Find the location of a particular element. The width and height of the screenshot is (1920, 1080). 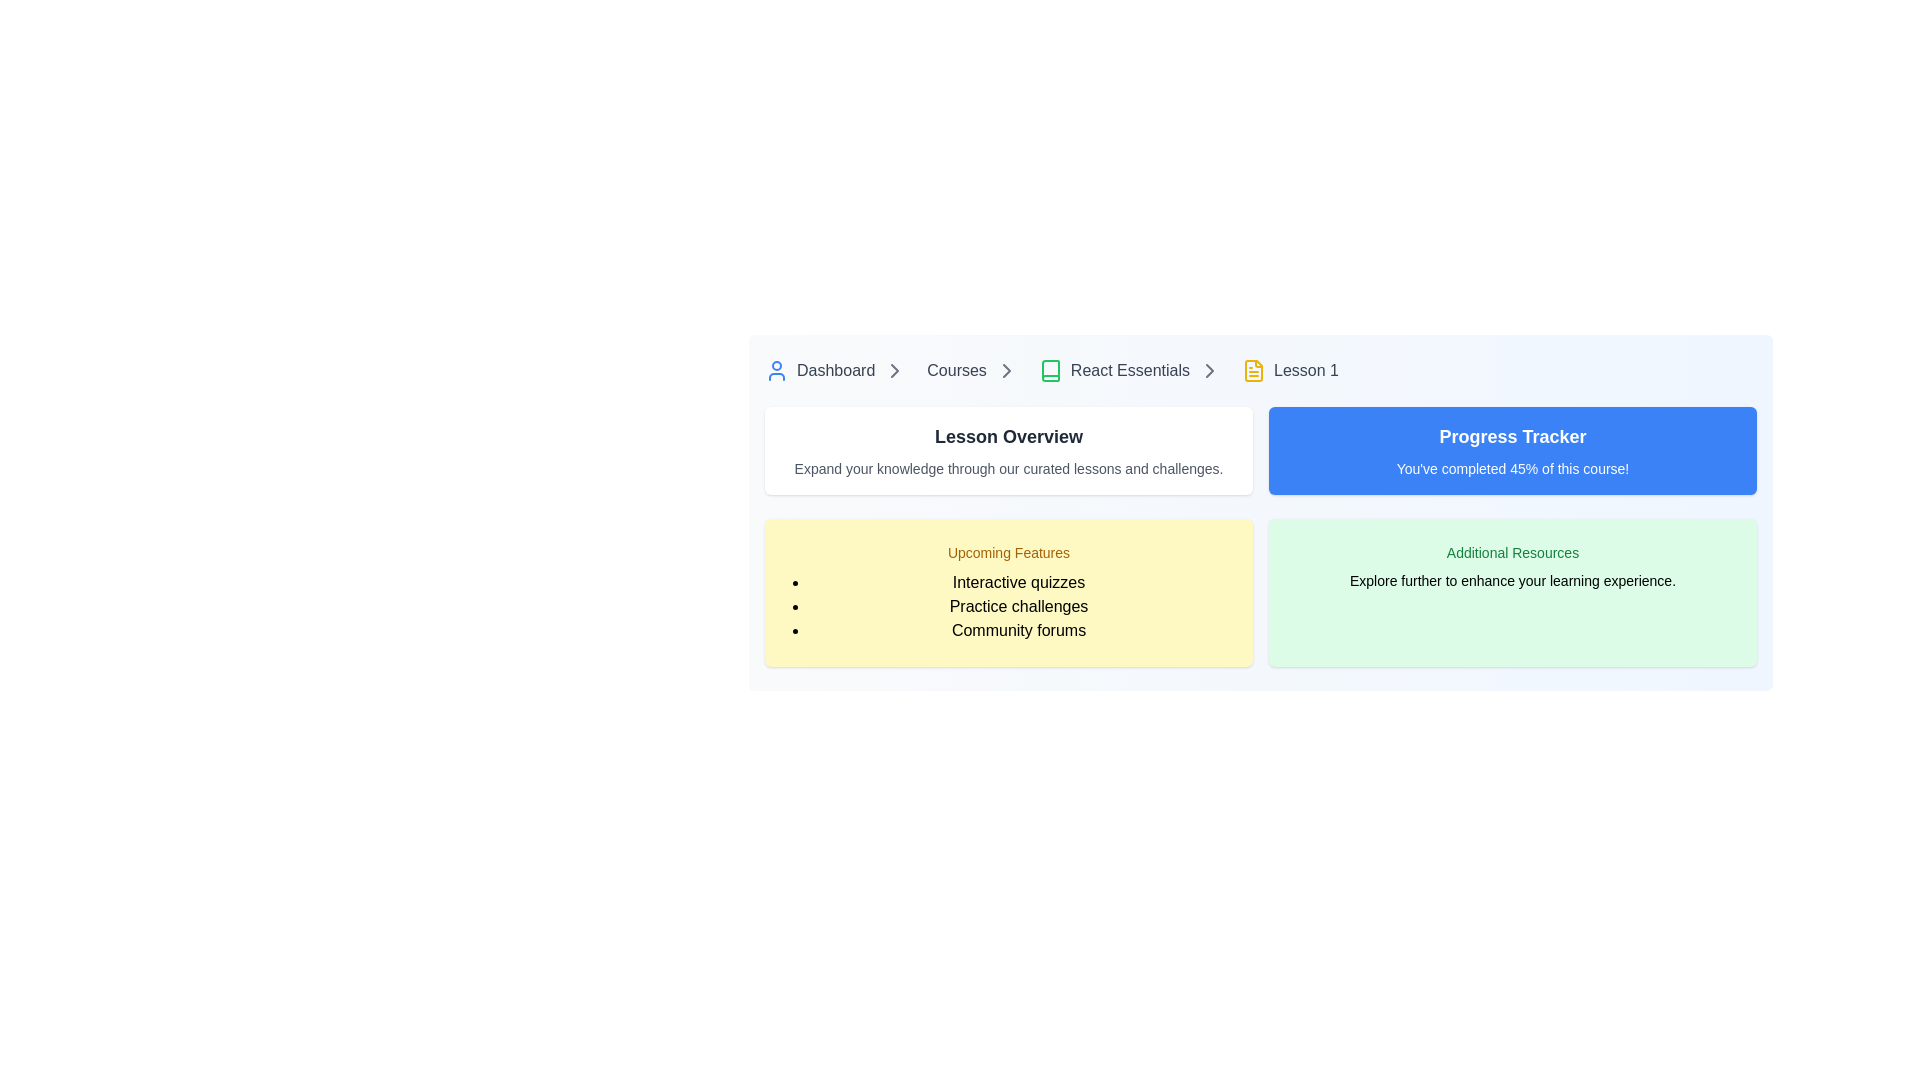

the third breadcrumb navigation link labeled 'React Essentials' is located at coordinates (1134, 370).